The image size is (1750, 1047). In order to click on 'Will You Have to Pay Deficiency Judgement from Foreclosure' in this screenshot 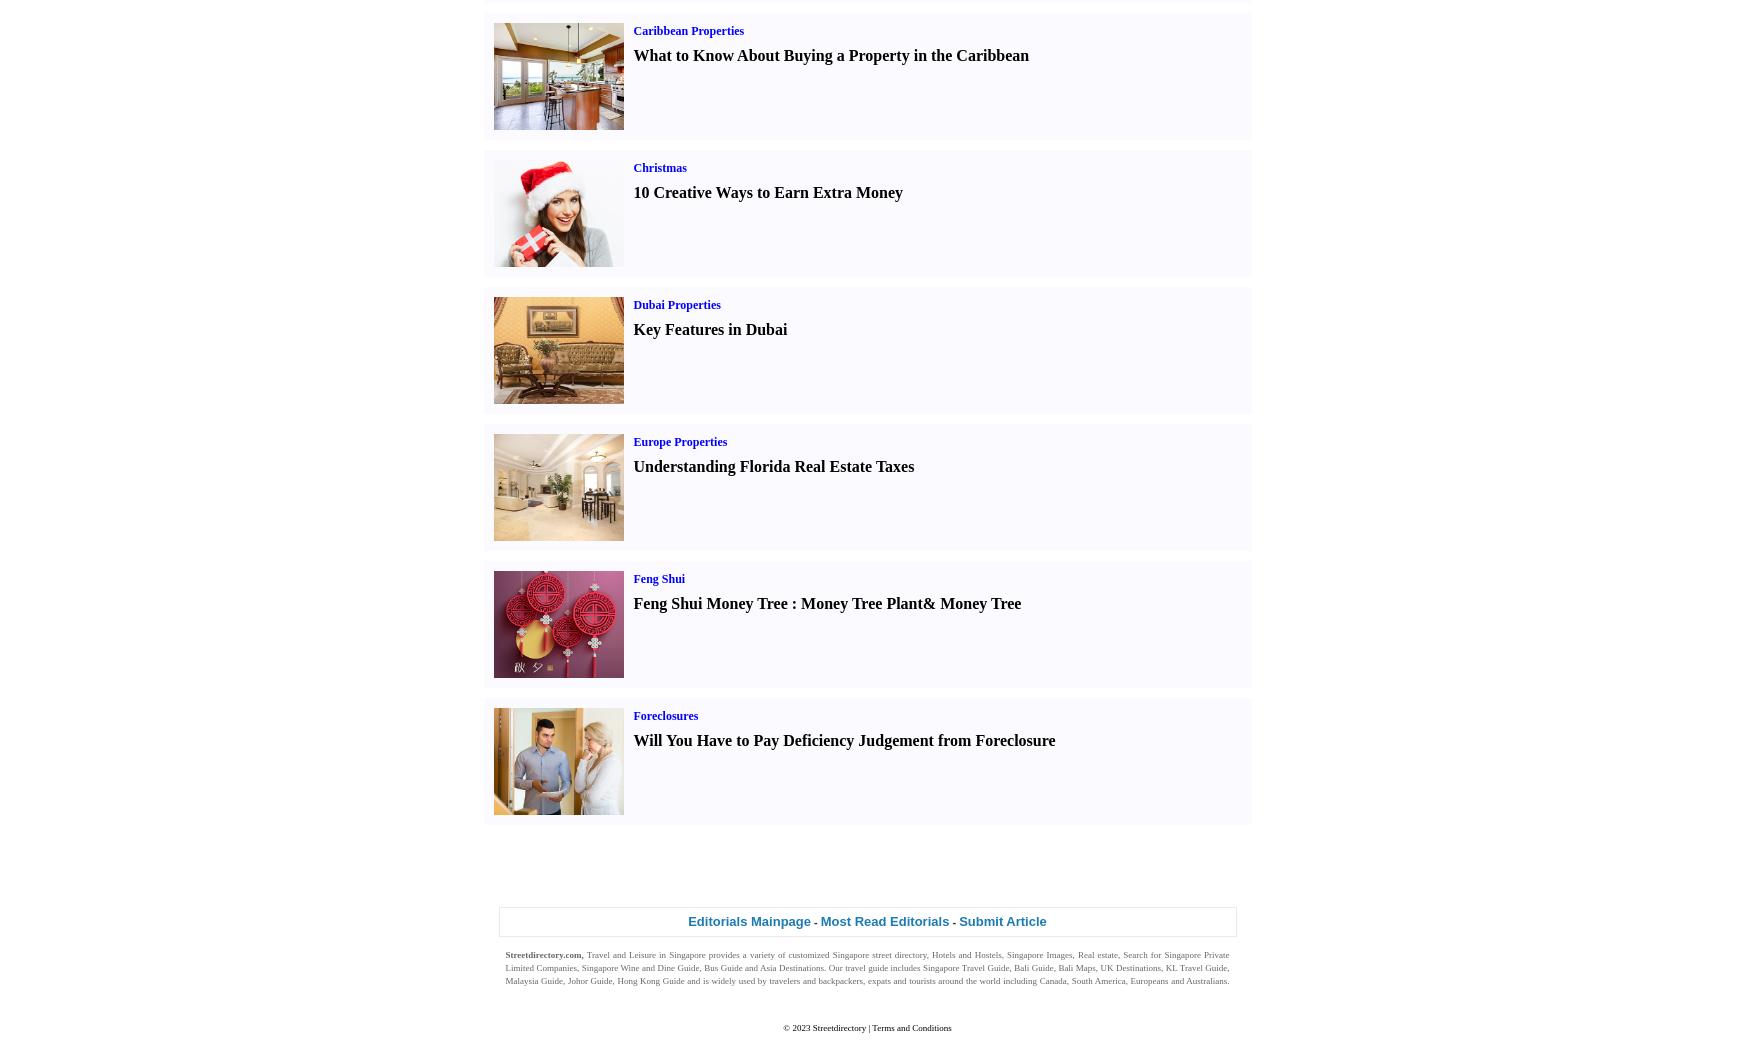, I will do `click(844, 740)`.